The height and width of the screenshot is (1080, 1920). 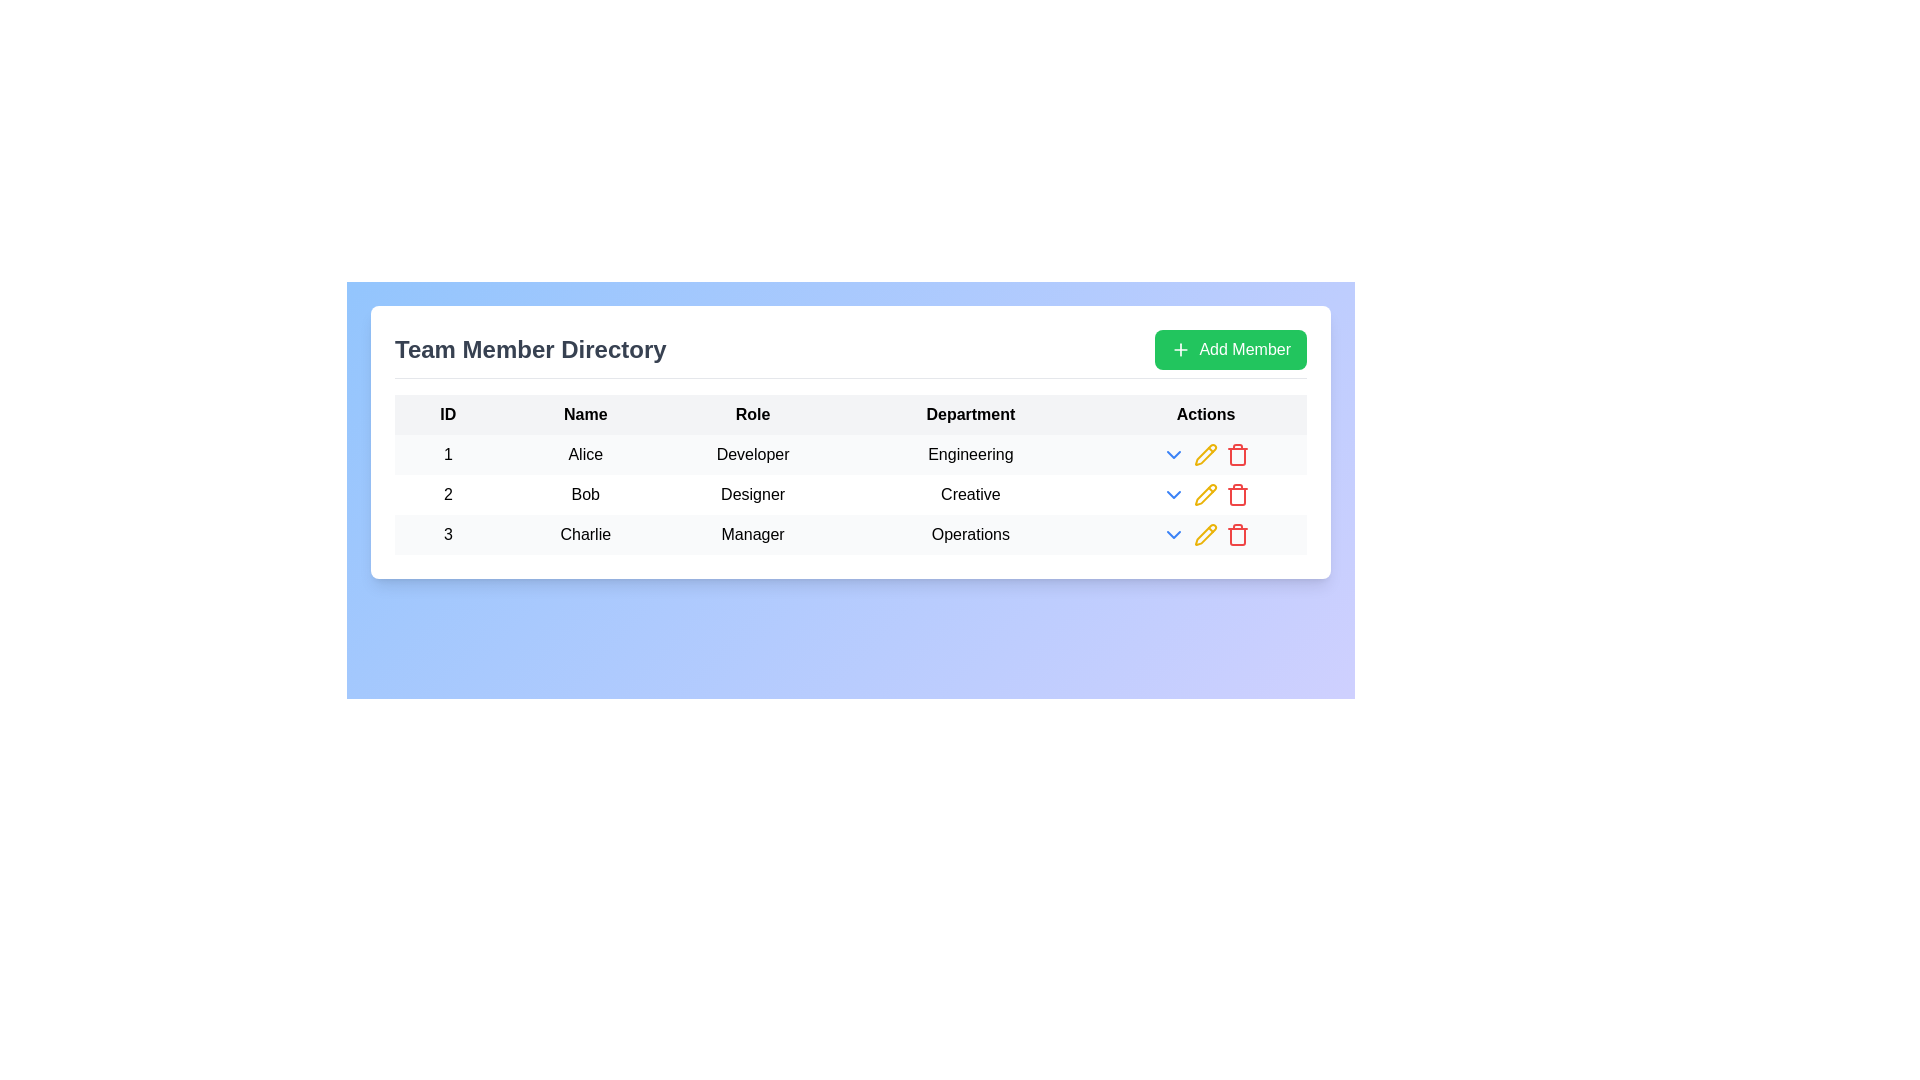 What do you see at coordinates (1205, 534) in the screenshot?
I see `the group of three icon buttons in the 'Actions' column of the last row of the table` at bounding box center [1205, 534].